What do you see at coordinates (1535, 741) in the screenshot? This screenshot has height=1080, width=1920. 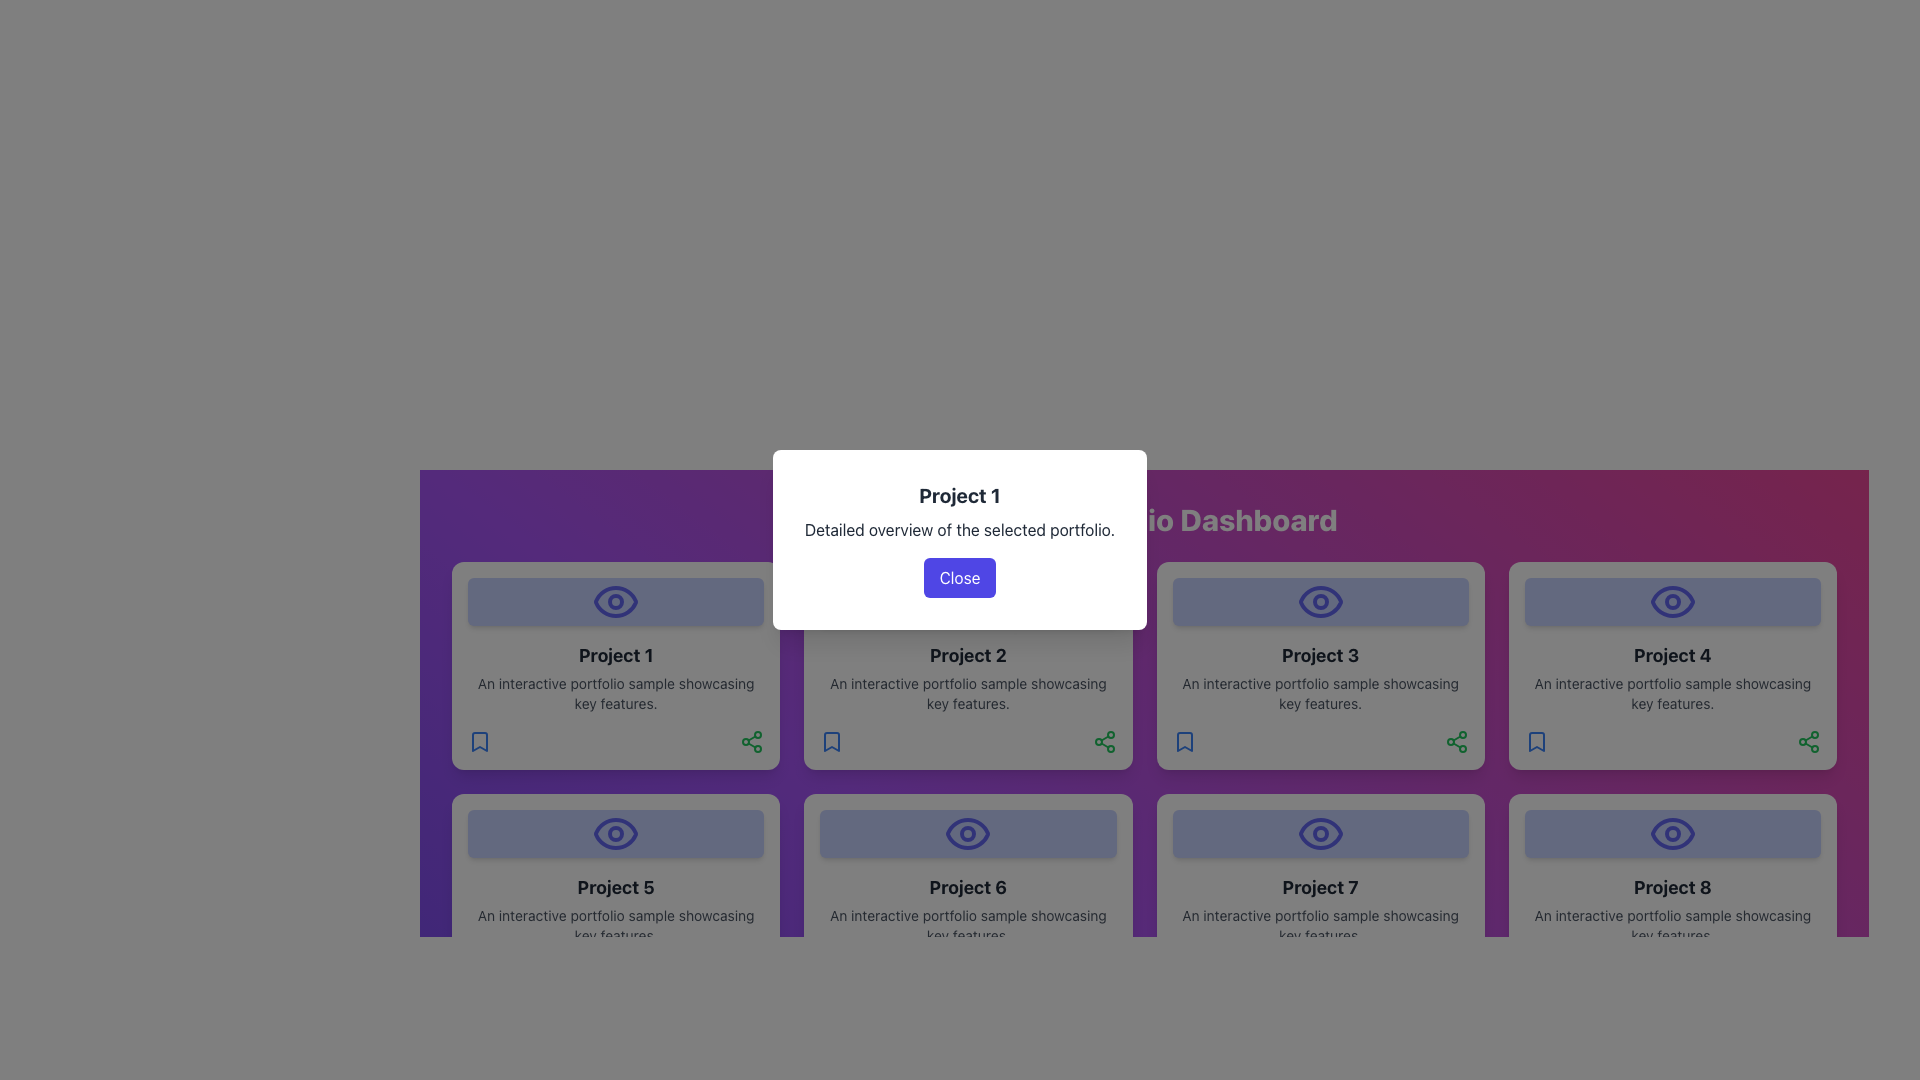 I see `the bookmark icon button with a blue outline located in the bottom-left corner of the 'Project 4' card` at bounding box center [1535, 741].